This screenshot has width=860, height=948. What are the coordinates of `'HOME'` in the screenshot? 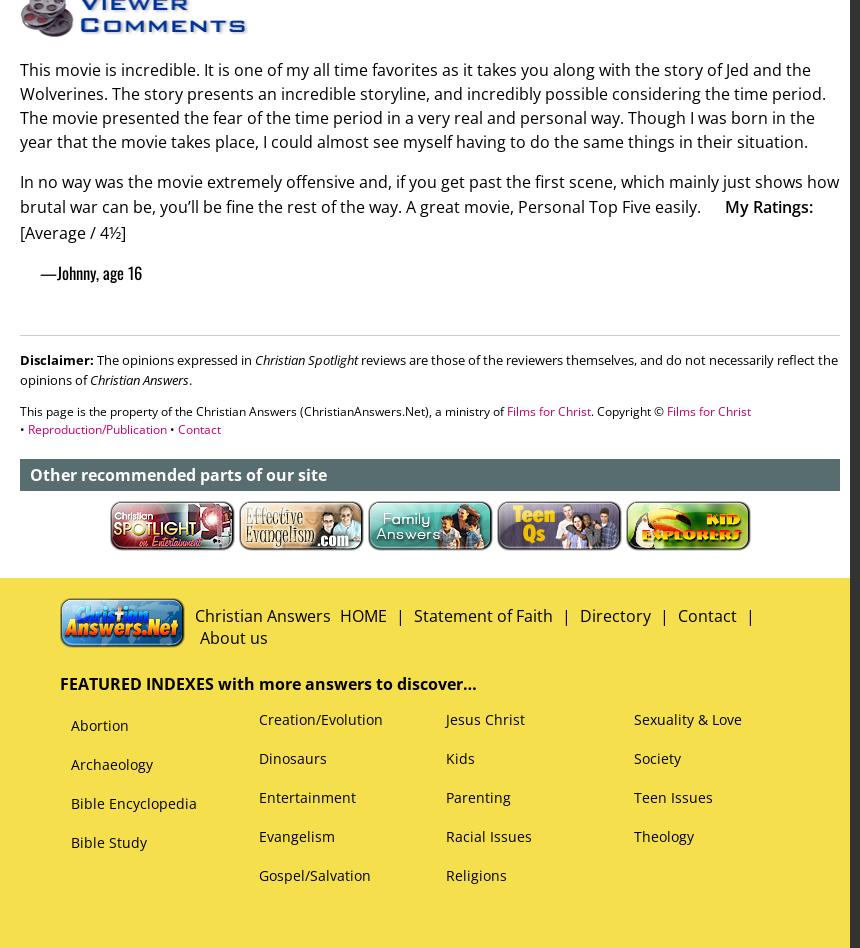 It's located at (339, 615).